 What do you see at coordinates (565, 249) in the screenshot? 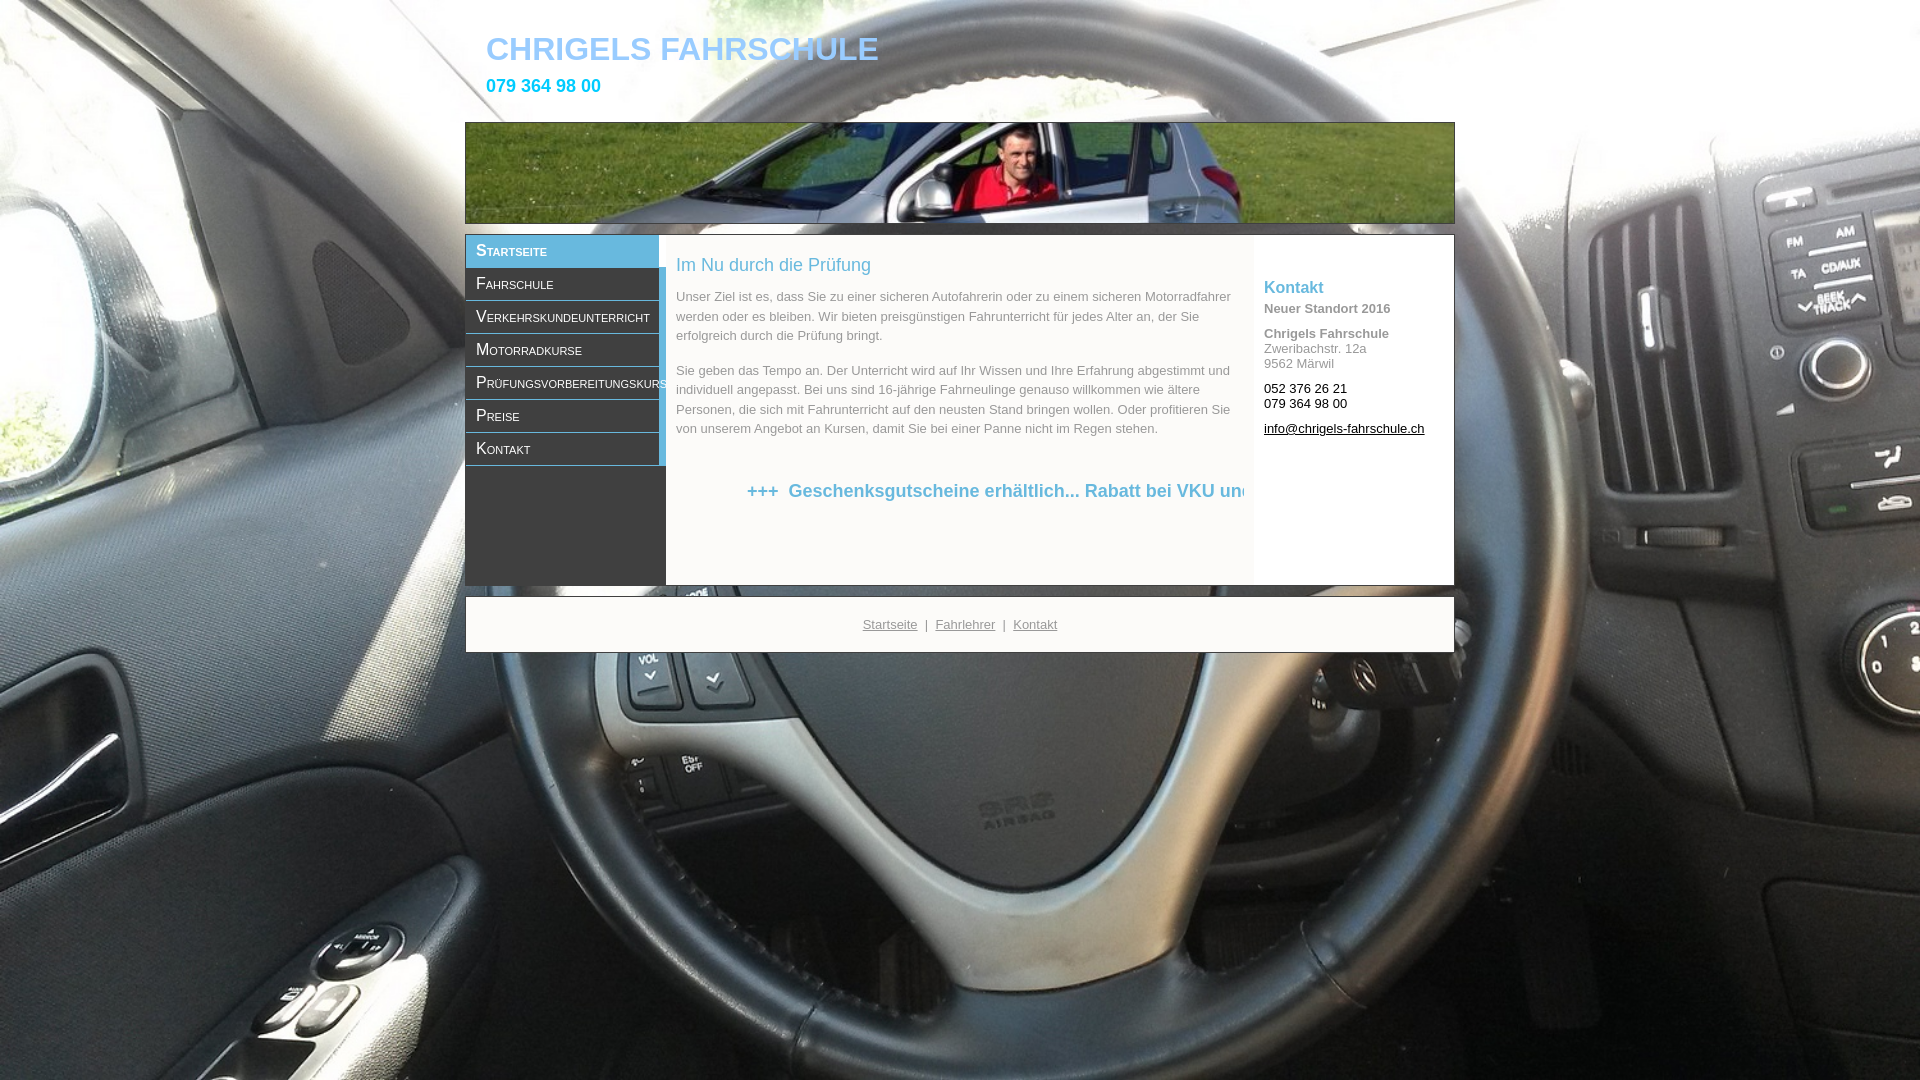
I see `'Startseite'` at bounding box center [565, 249].